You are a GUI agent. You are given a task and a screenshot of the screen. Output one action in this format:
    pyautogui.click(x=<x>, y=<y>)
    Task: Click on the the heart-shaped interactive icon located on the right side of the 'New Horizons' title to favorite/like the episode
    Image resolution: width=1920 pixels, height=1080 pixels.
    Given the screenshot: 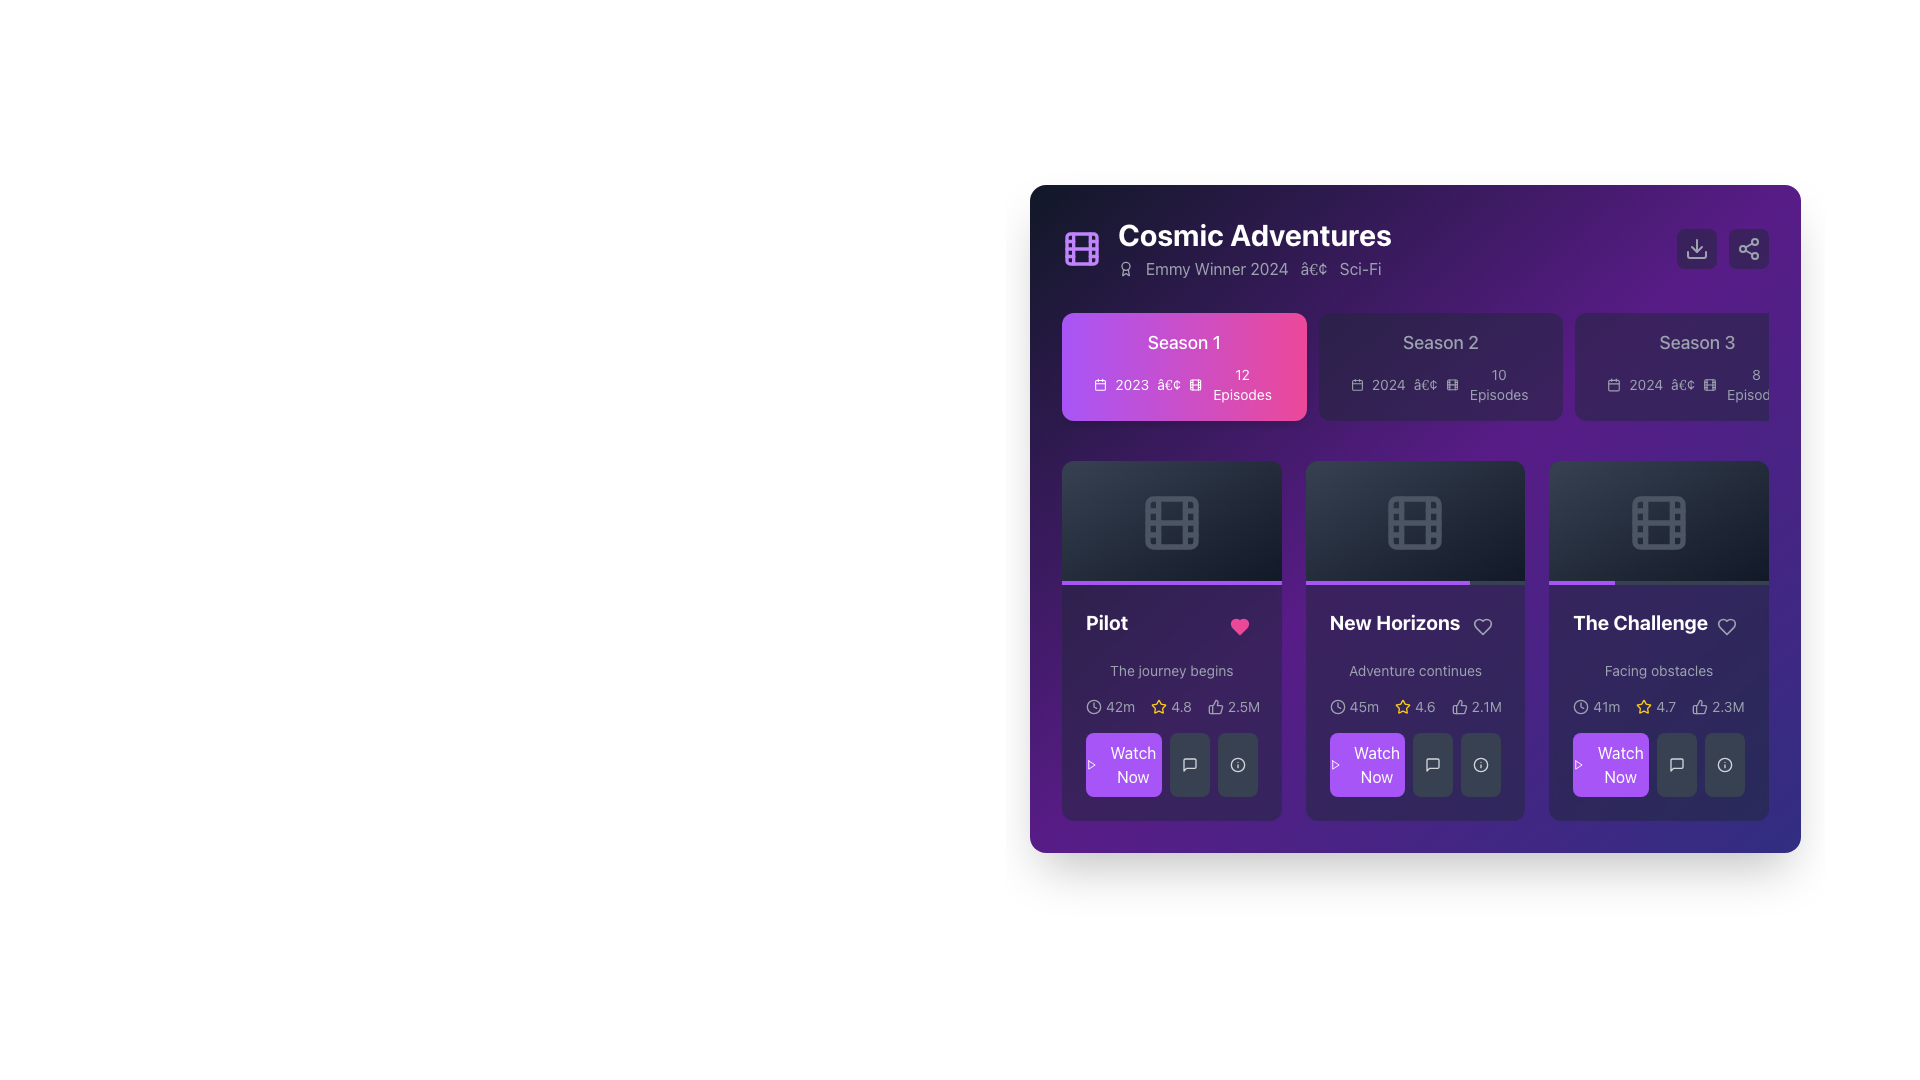 What is the action you would take?
    pyautogui.click(x=1483, y=625)
    